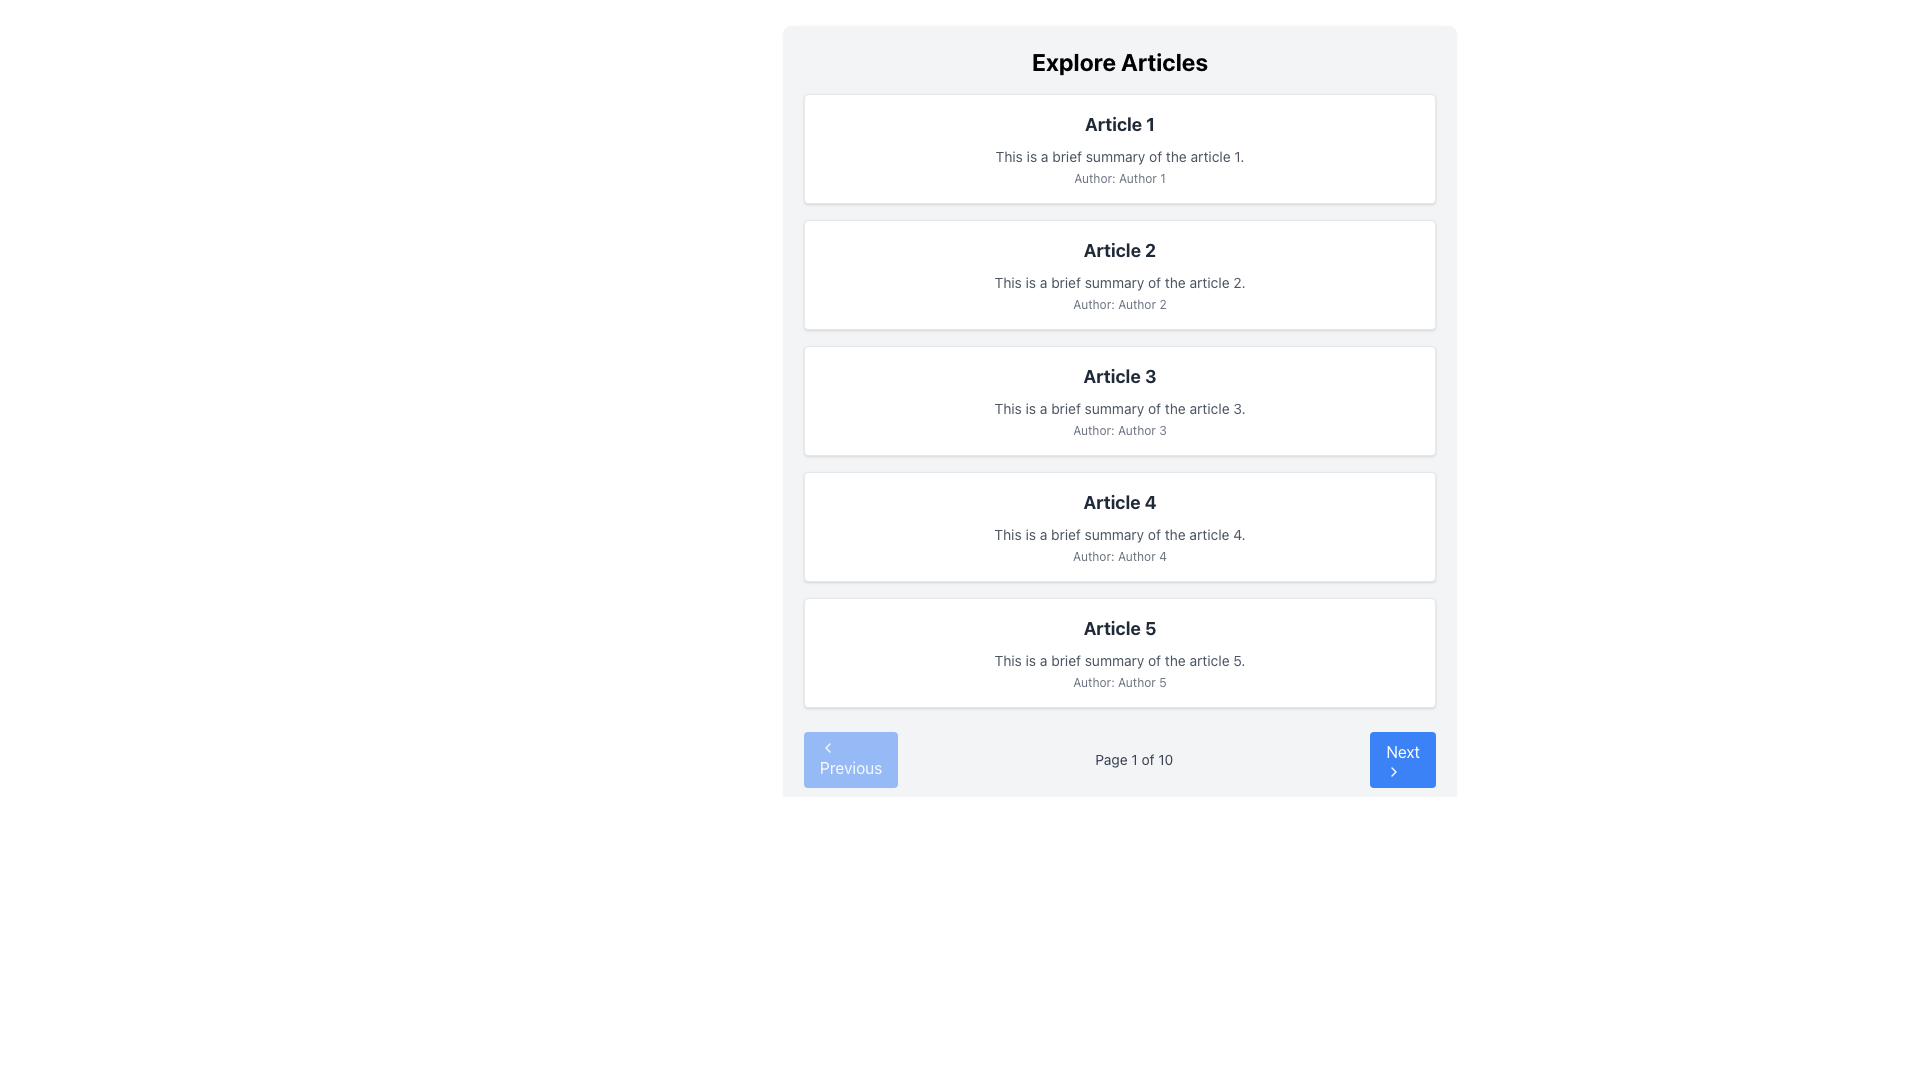 The image size is (1920, 1080). Describe the element at coordinates (1118, 249) in the screenshot. I see `title text of 'Article 2' which is visually prominent and located within the second card of the main content area` at that location.